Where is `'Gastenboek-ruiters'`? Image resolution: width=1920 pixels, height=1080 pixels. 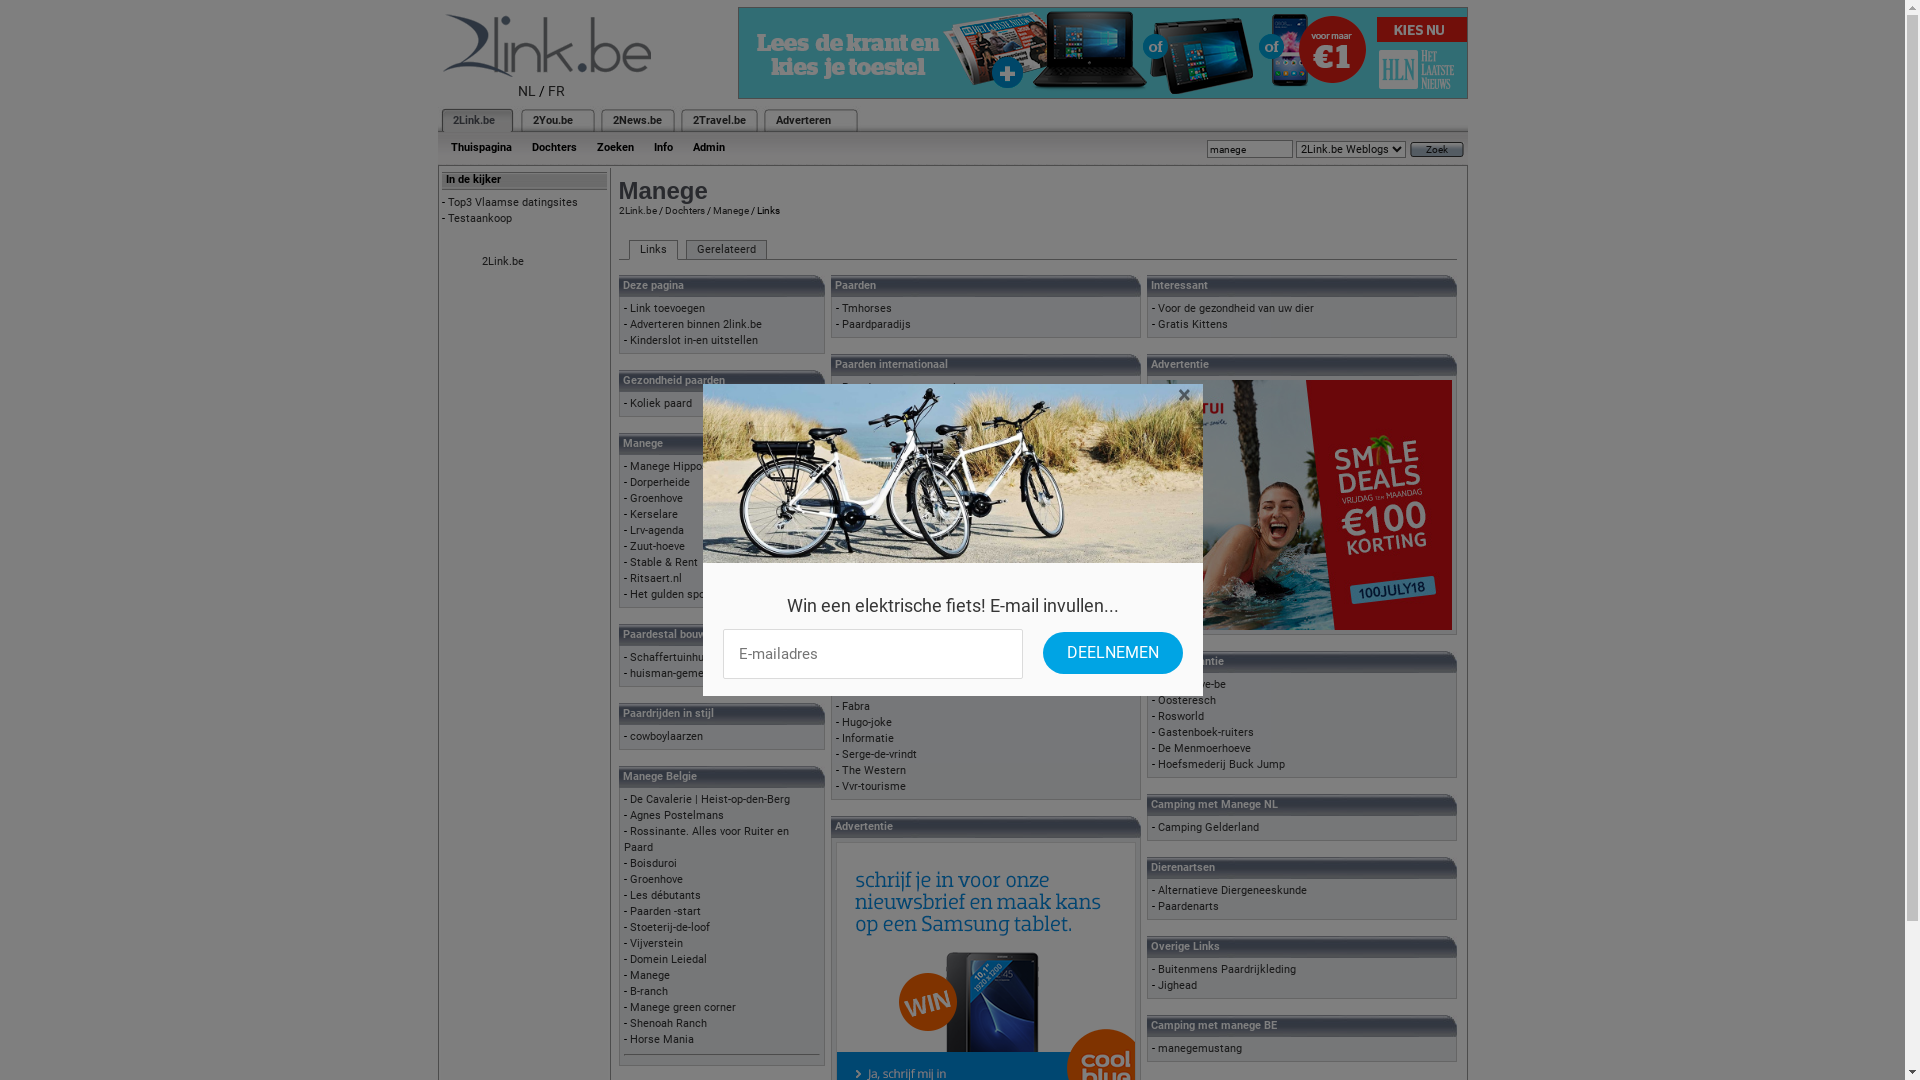
'Gastenboek-ruiters' is located at coordinates (1204, 732).